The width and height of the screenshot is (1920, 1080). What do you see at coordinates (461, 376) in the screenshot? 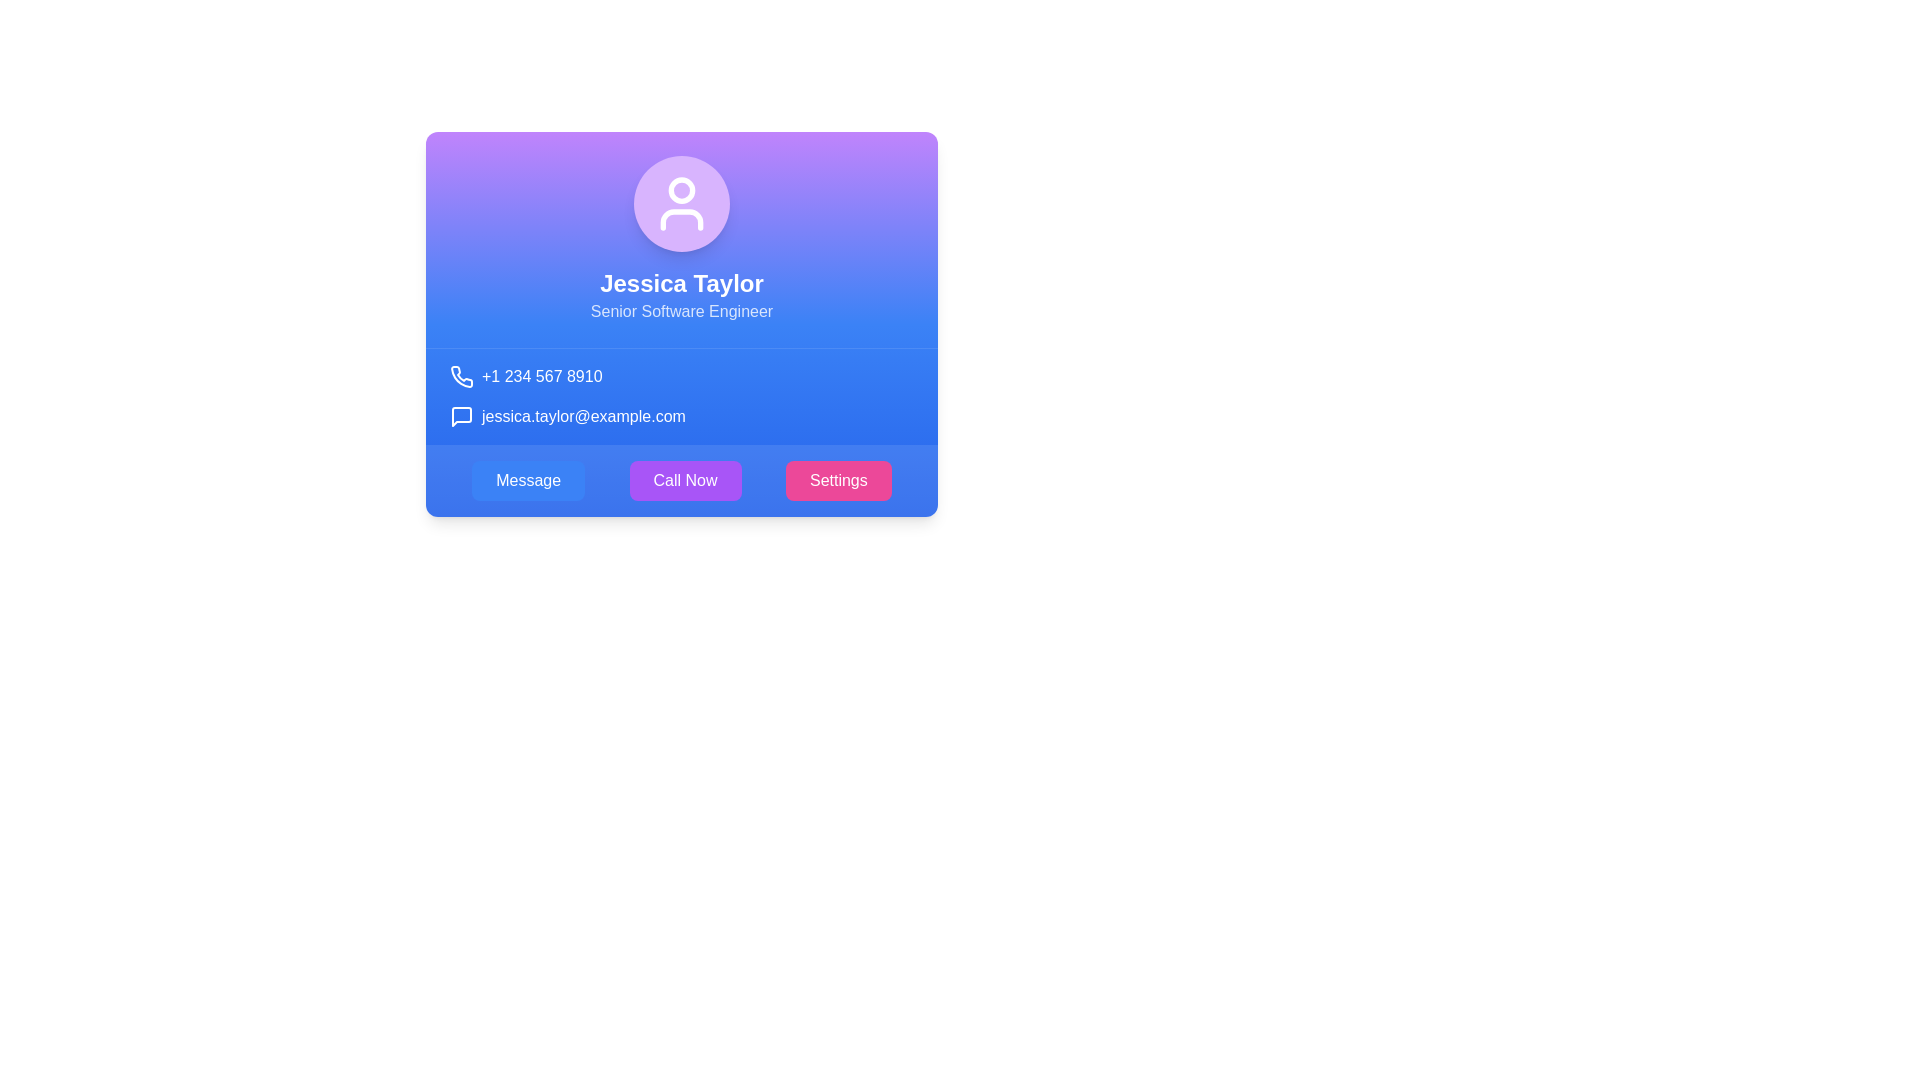
I see `the phone icon located in the contact information section, which visually indicates the purpose of the adjacent phone number '+1 234 567 8910'` at bounding box center [461, 376].